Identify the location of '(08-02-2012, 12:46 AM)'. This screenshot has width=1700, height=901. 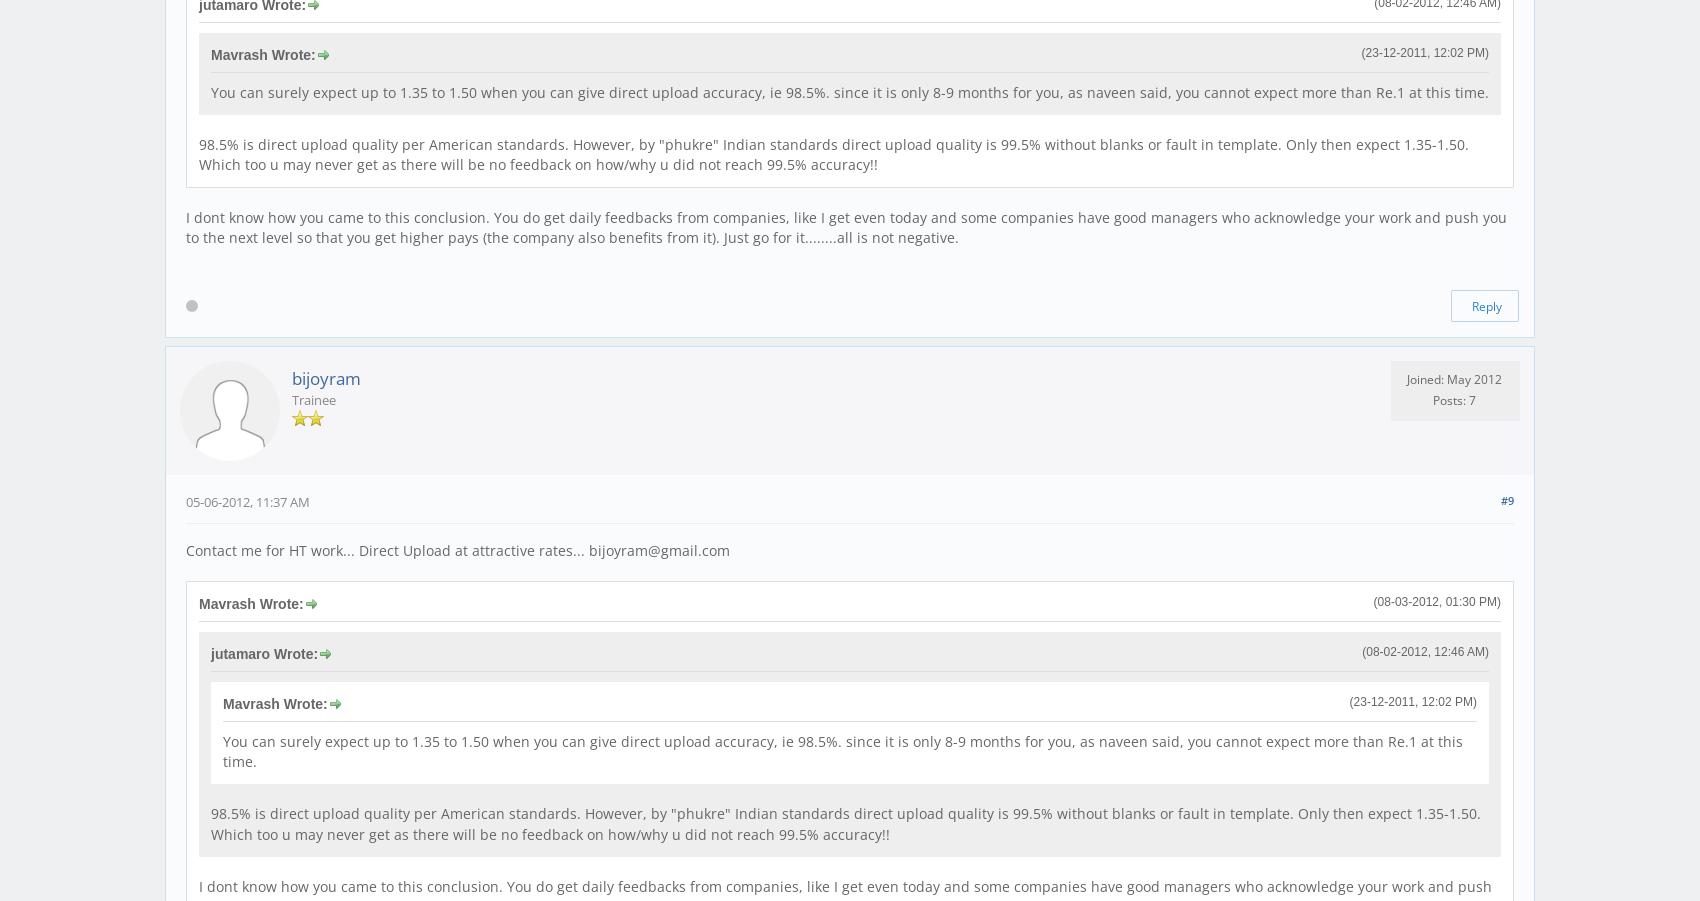
(1424, 651).